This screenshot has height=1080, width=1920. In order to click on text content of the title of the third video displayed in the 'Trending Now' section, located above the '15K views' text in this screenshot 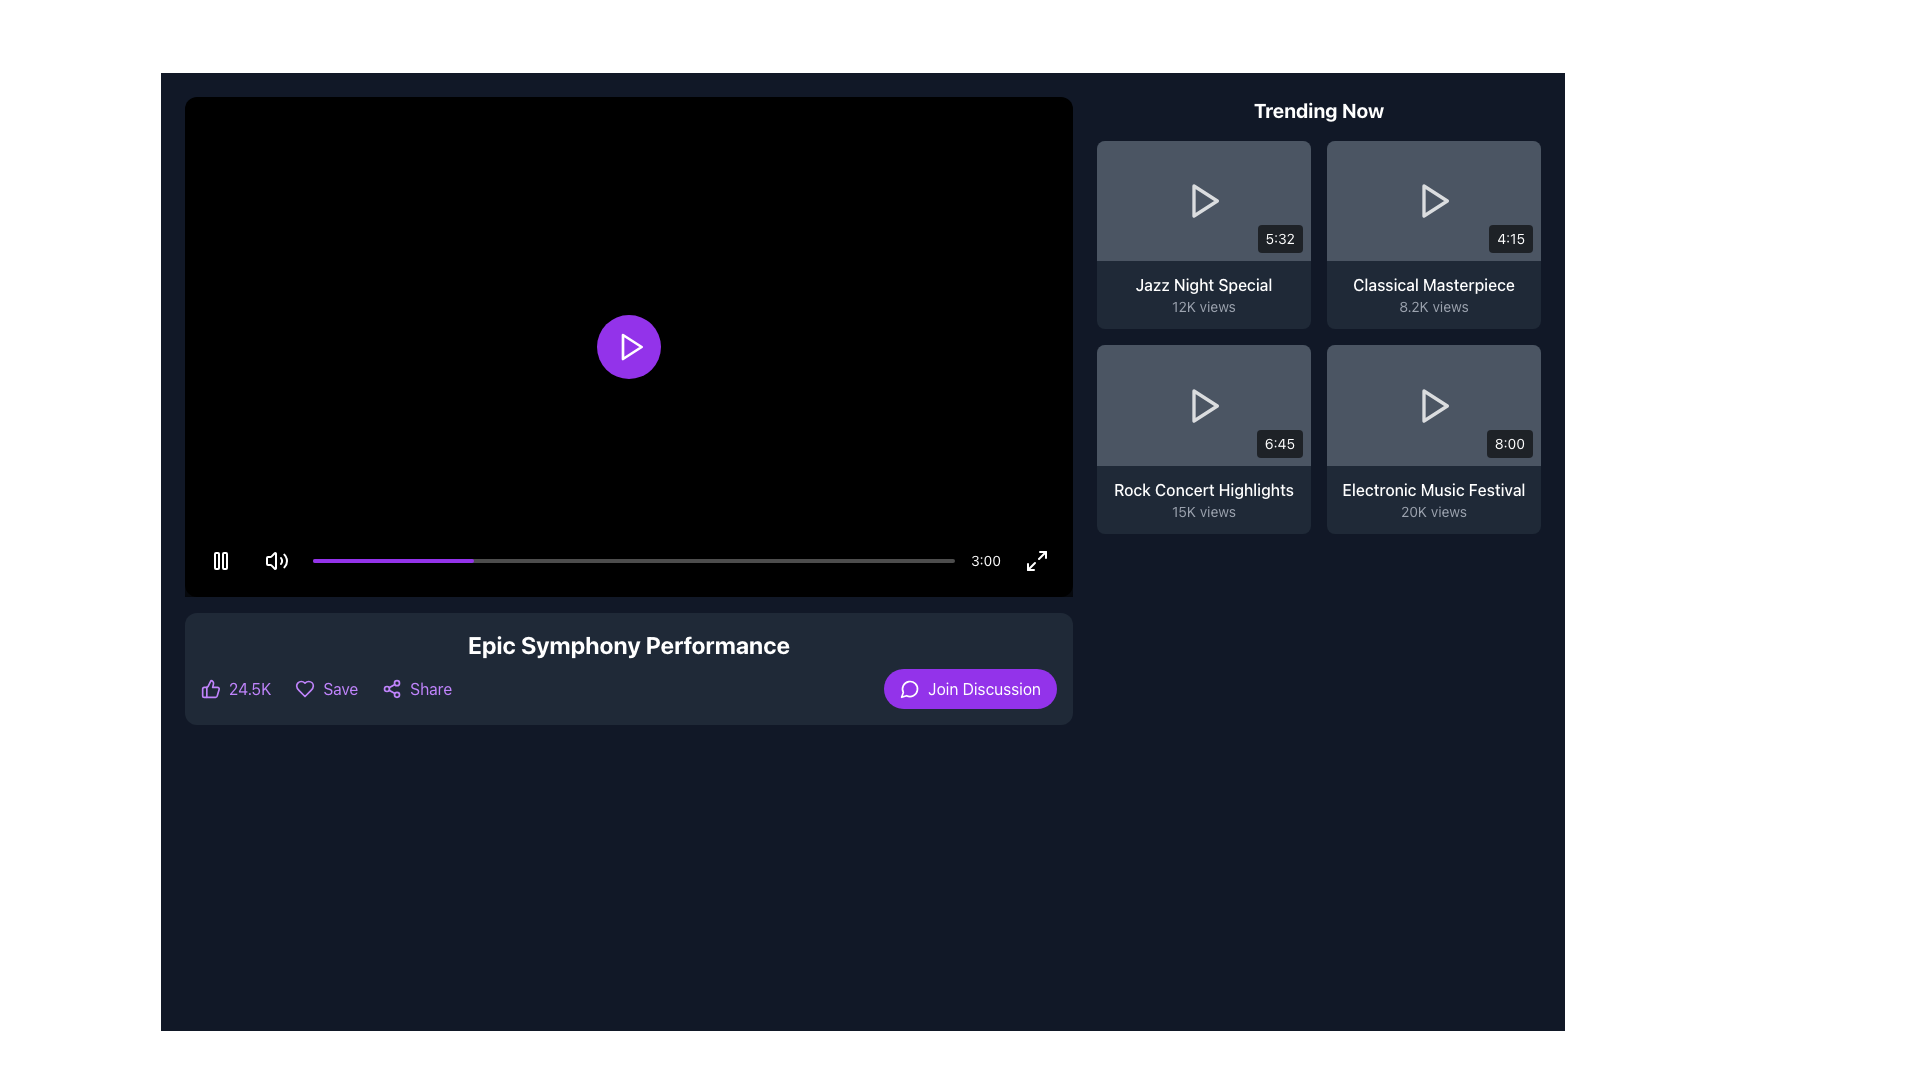, I will do `click(1203, 489)`.